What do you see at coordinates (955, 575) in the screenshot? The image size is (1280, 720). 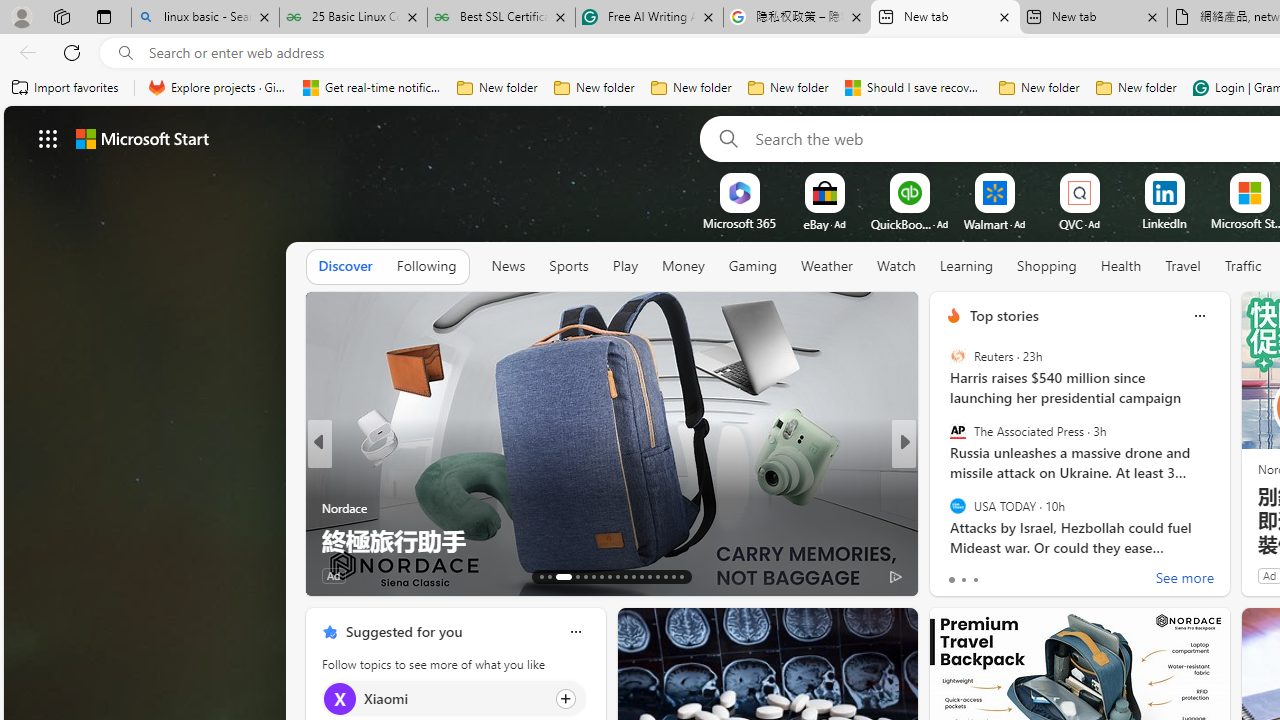 I see `'48 Like'` at bounding box center [955, 575].